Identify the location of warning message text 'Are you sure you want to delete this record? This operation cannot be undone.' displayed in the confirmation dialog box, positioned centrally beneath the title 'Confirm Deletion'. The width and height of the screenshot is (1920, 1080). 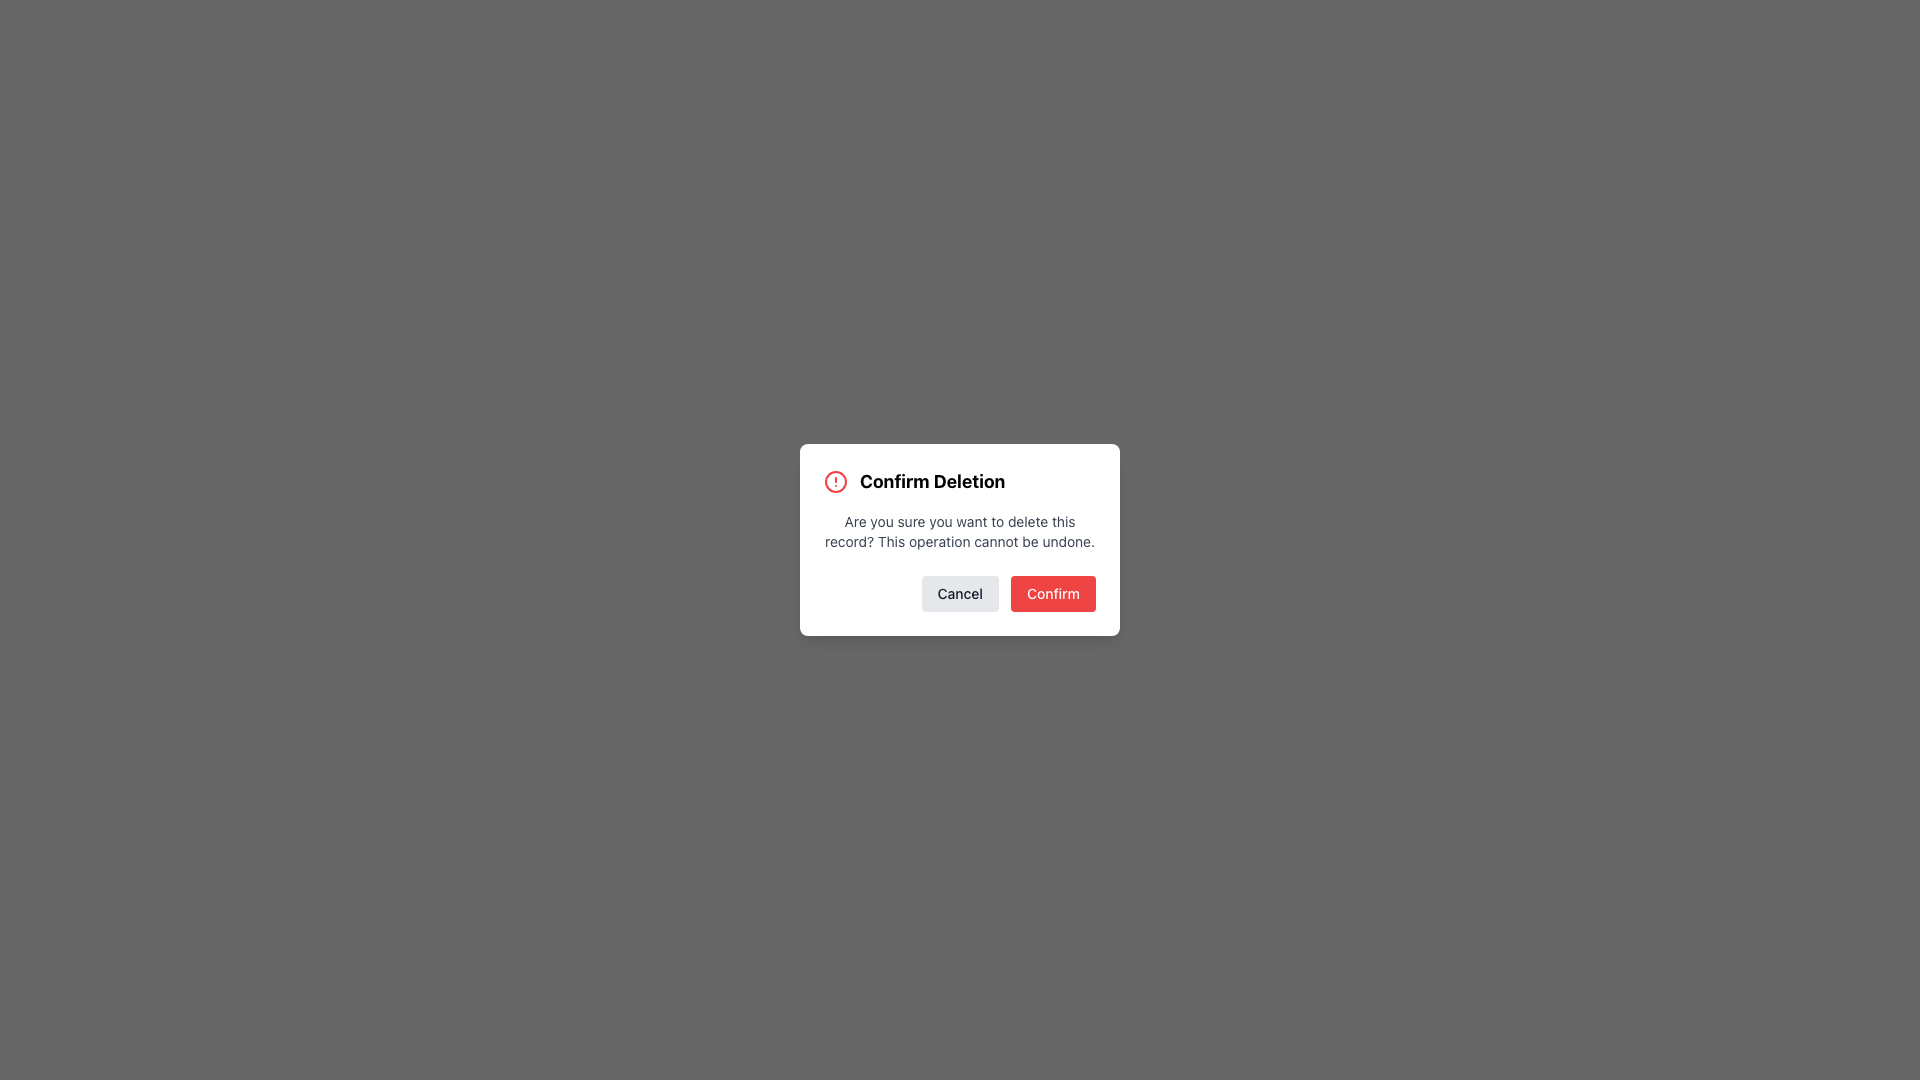
(960, 531).